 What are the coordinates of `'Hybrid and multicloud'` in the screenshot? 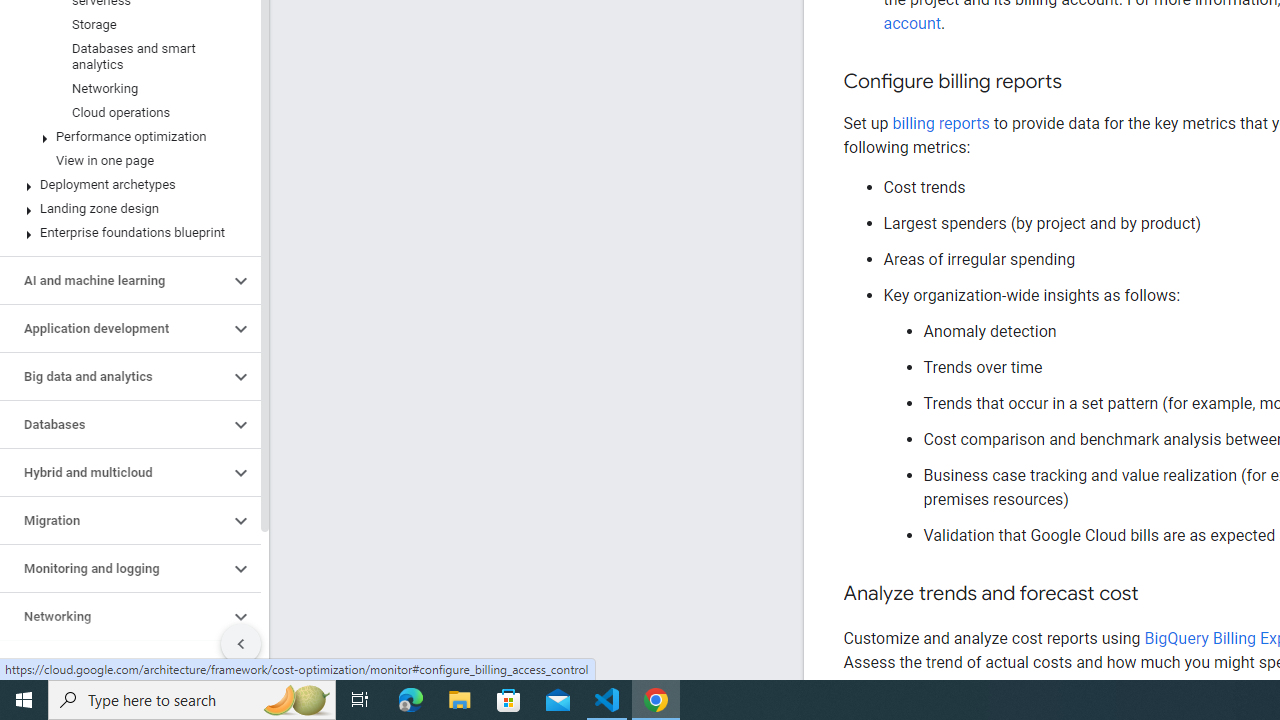 It's located at (113, 473).